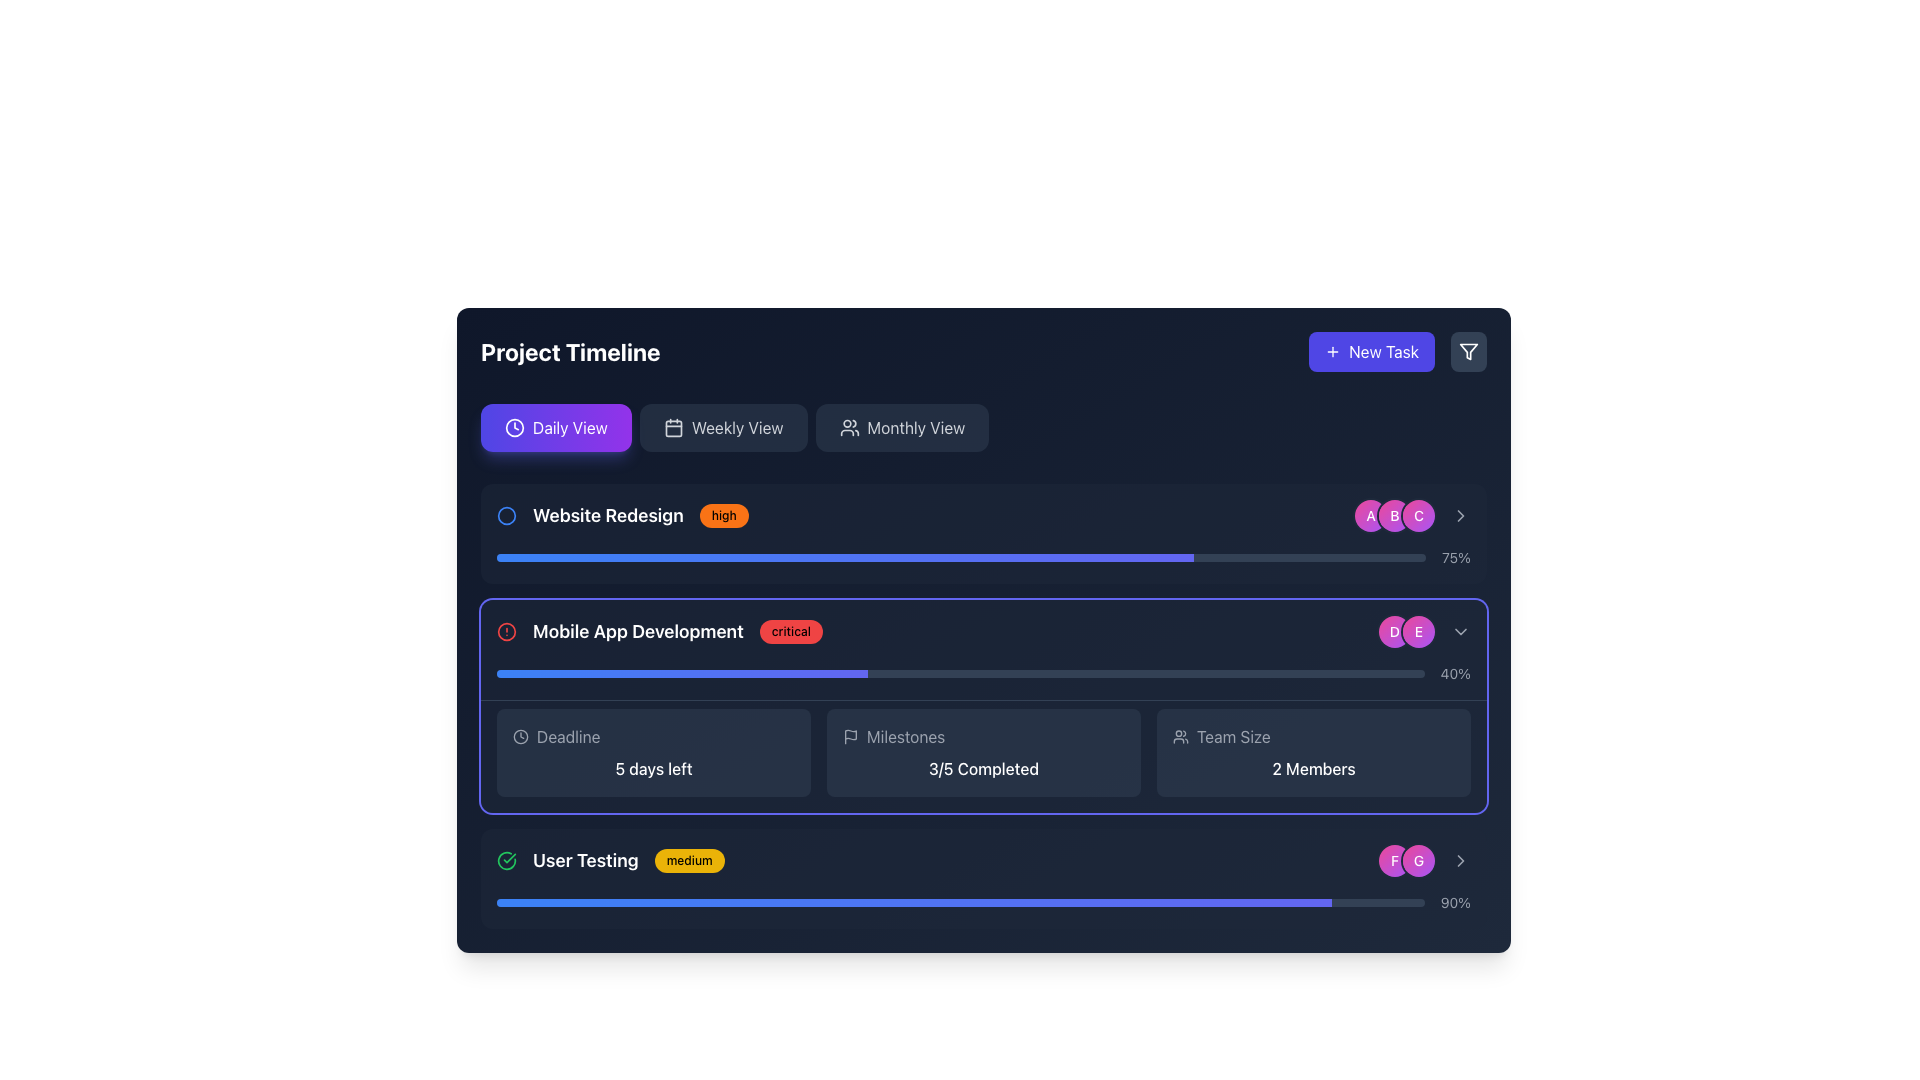 This screenshot has height=1080, width=1920. What do you see at coordinates (621, 558) in the screenshot?
I see `progress` at bounding box center [621, 558].